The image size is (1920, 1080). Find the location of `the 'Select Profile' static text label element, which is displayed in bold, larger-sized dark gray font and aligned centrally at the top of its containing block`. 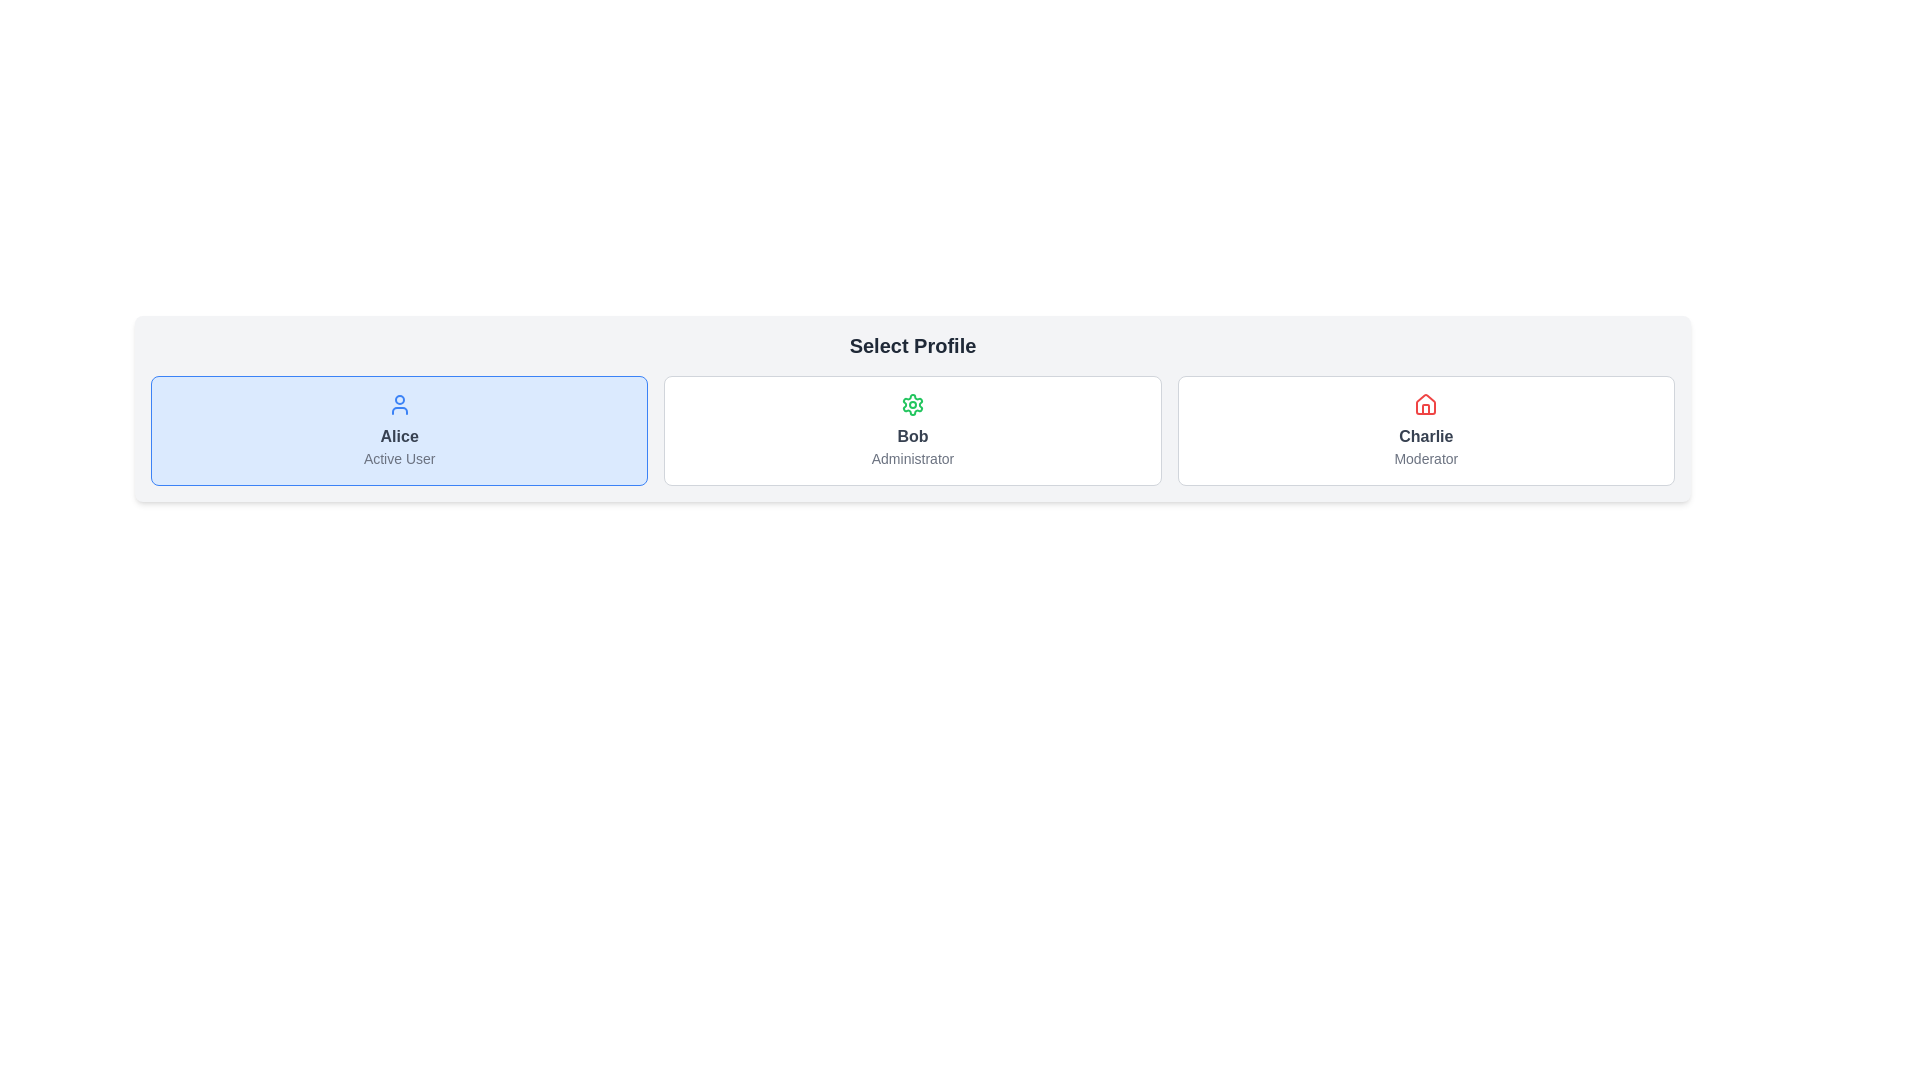

the 'Select Profile' static text label element, which is displayed in bold, larger-sized dark gray font and aligned centrally at the top of its containing block is located at coordinates (911, 345).